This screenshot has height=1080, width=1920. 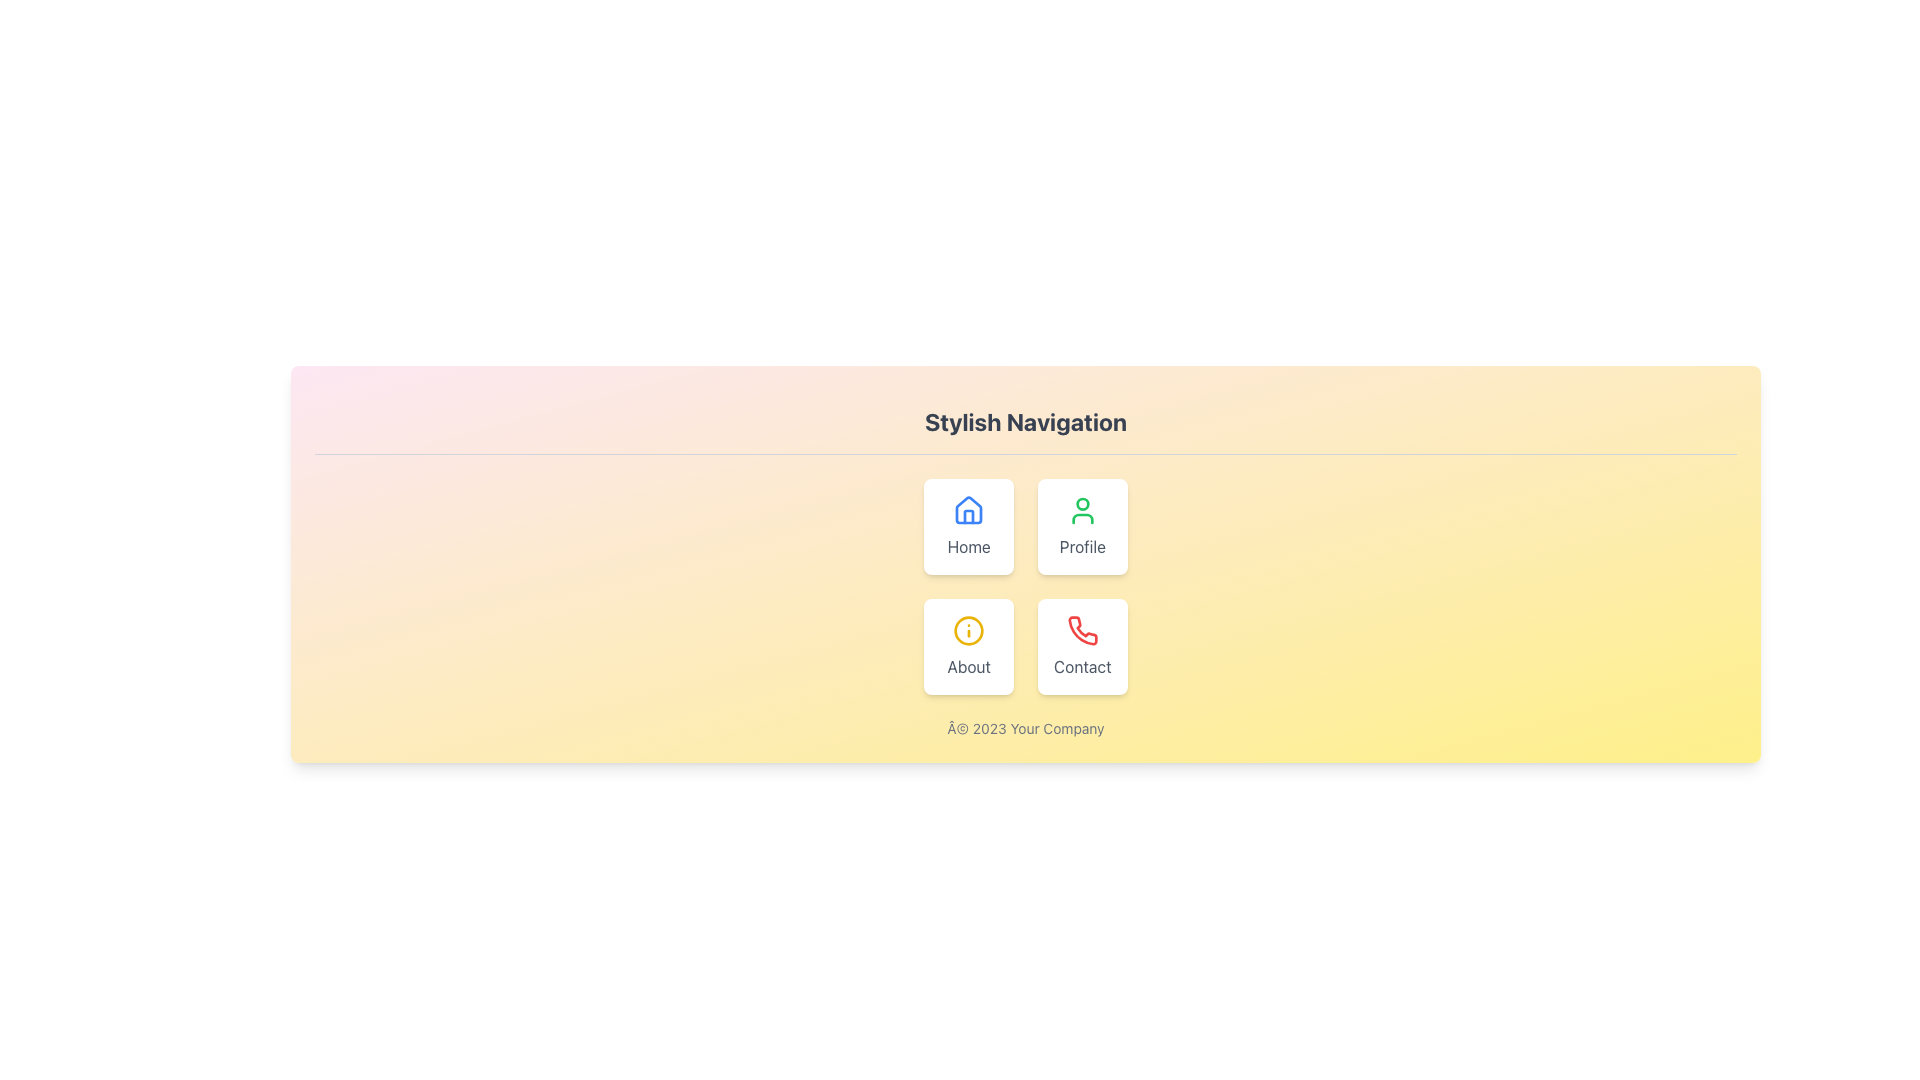 What do you see at coordinates (969, 631) in the screenshot?
I see `the information icon with a yellow outline and 'i' symbol, located in the About section below the Profile button` at bounding box center [969, 631].